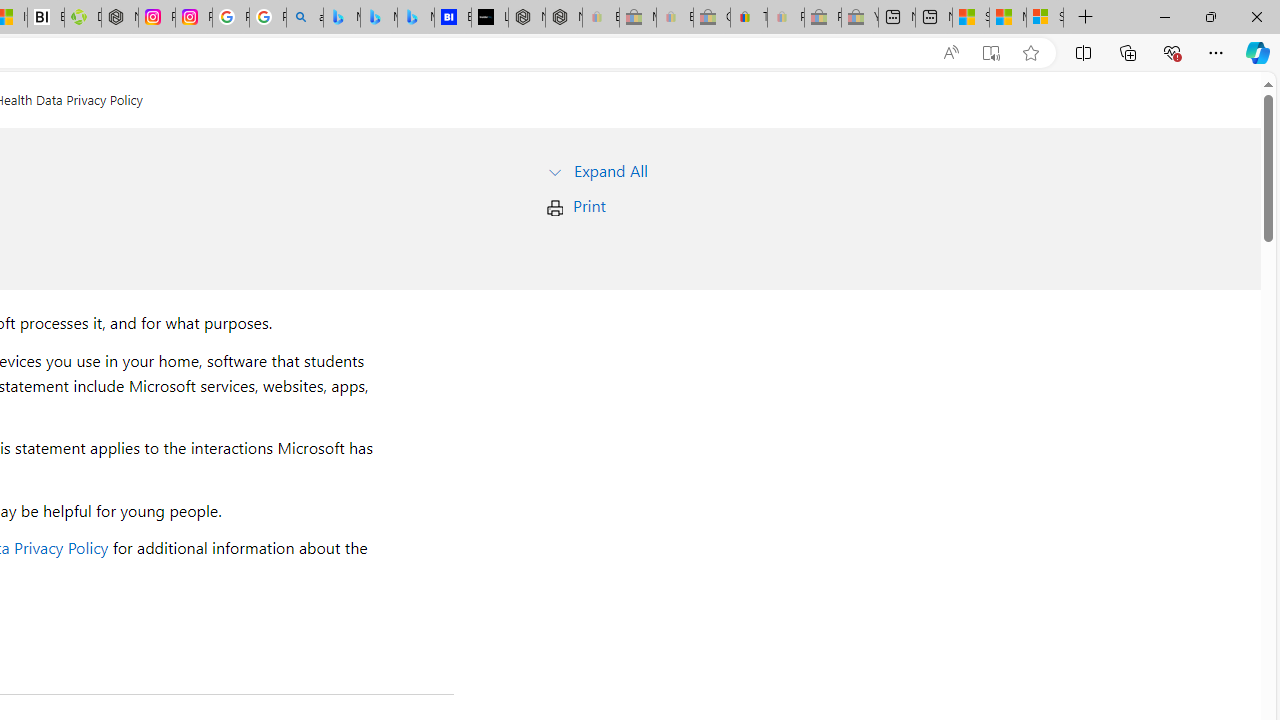  Describe the element at coordinates (610, 169) in the screenshot. I see `'Expand All'` at that location.